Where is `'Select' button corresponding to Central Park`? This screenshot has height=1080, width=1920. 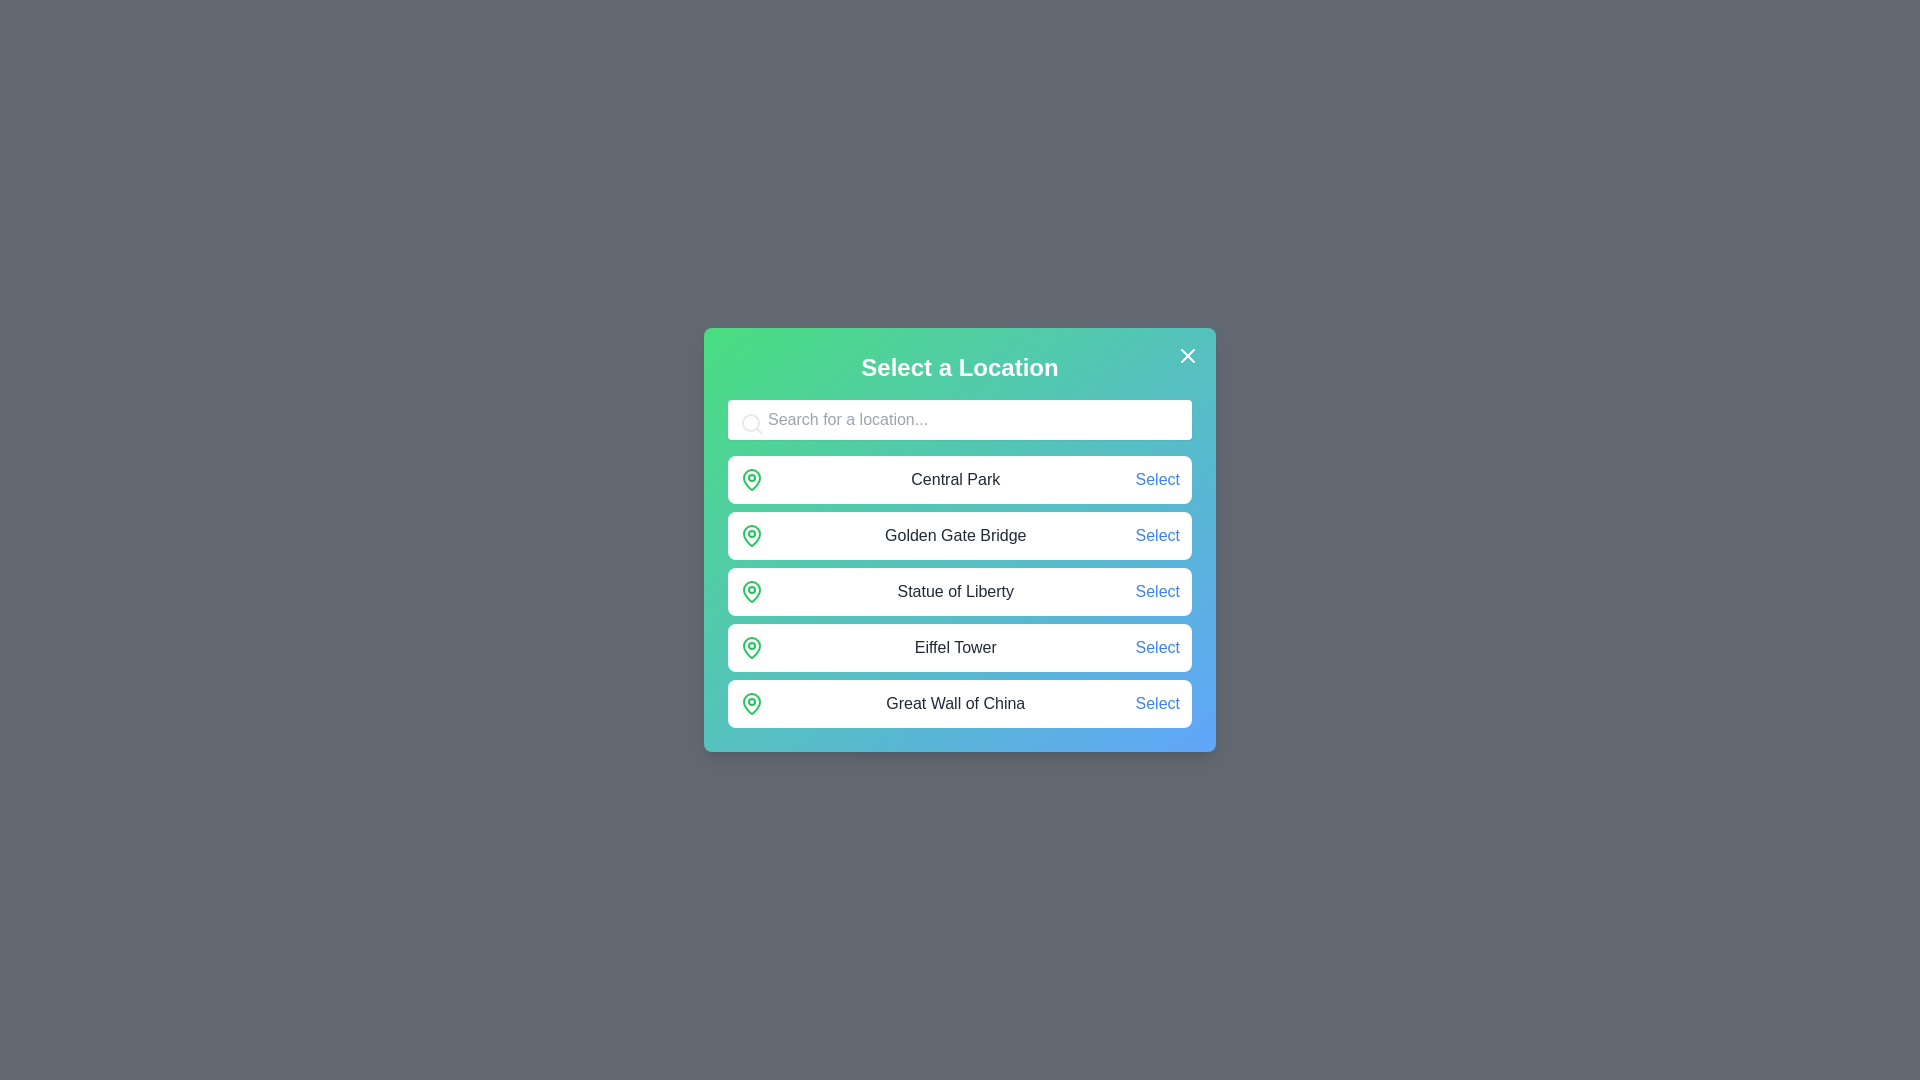 'Select' button corresponding to Central Park is located at coordinates (1157, 479).